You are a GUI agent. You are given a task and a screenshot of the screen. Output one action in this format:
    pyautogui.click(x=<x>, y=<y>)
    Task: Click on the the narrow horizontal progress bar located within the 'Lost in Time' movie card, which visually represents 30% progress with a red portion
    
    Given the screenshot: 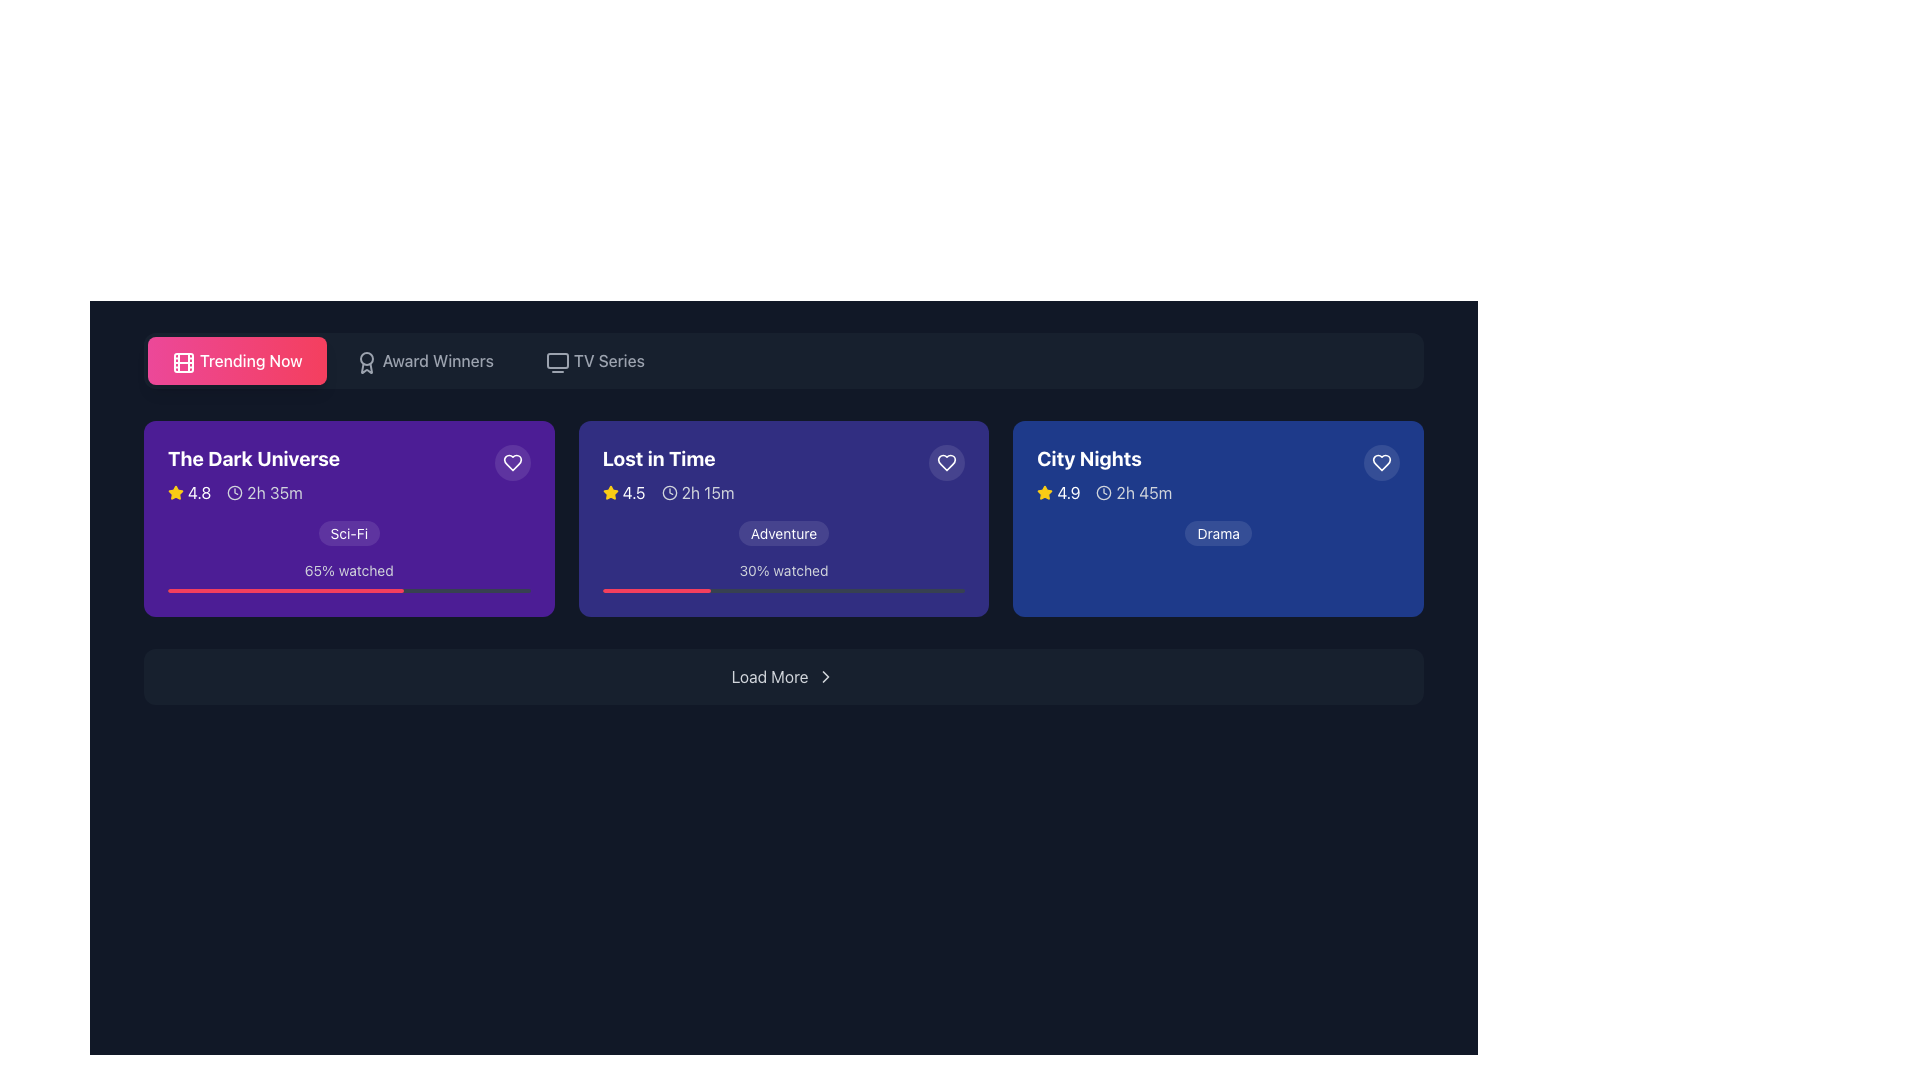 What is the action you would take?
    pyautogui.click(x=782, y=589)
    